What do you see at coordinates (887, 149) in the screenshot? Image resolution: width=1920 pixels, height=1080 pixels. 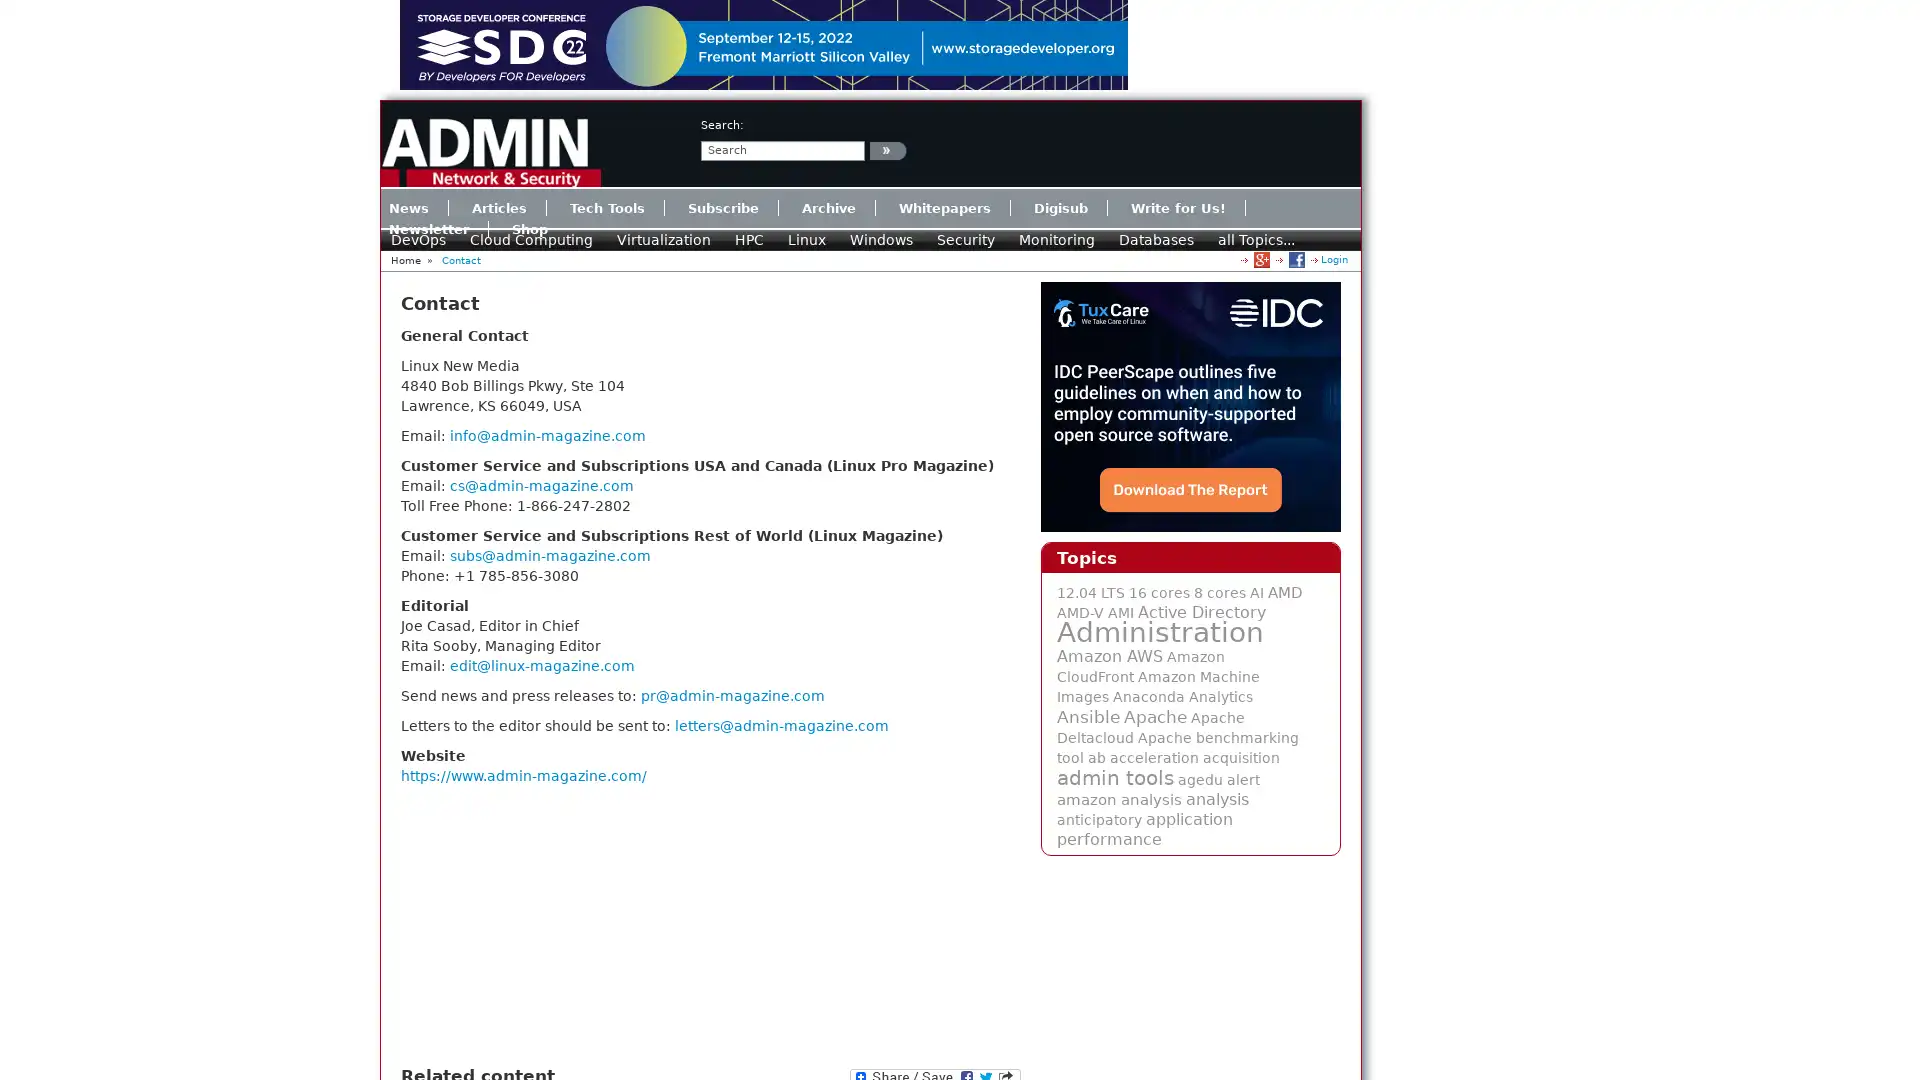 I see `search:` at bounding box center [887, 149].